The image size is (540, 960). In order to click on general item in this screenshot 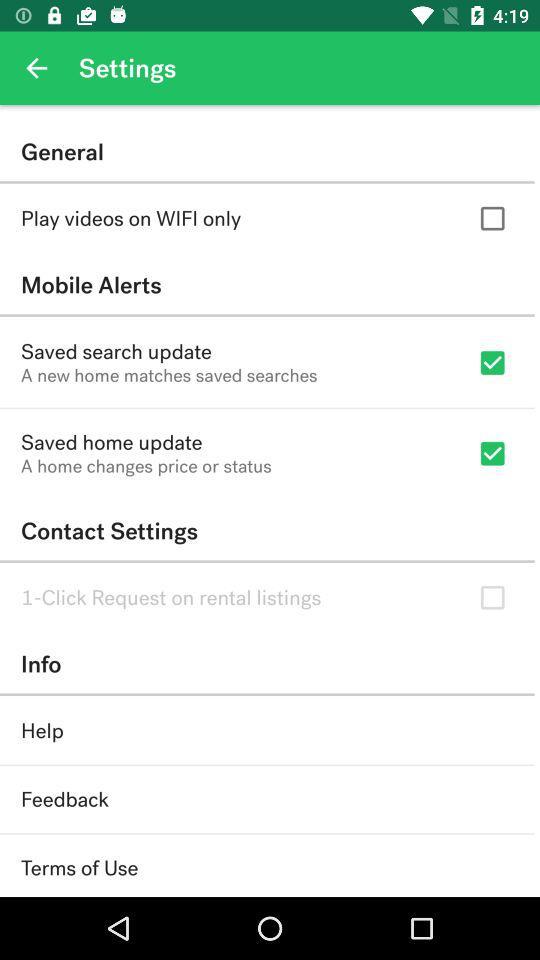, I will do `click(267, 151)`.